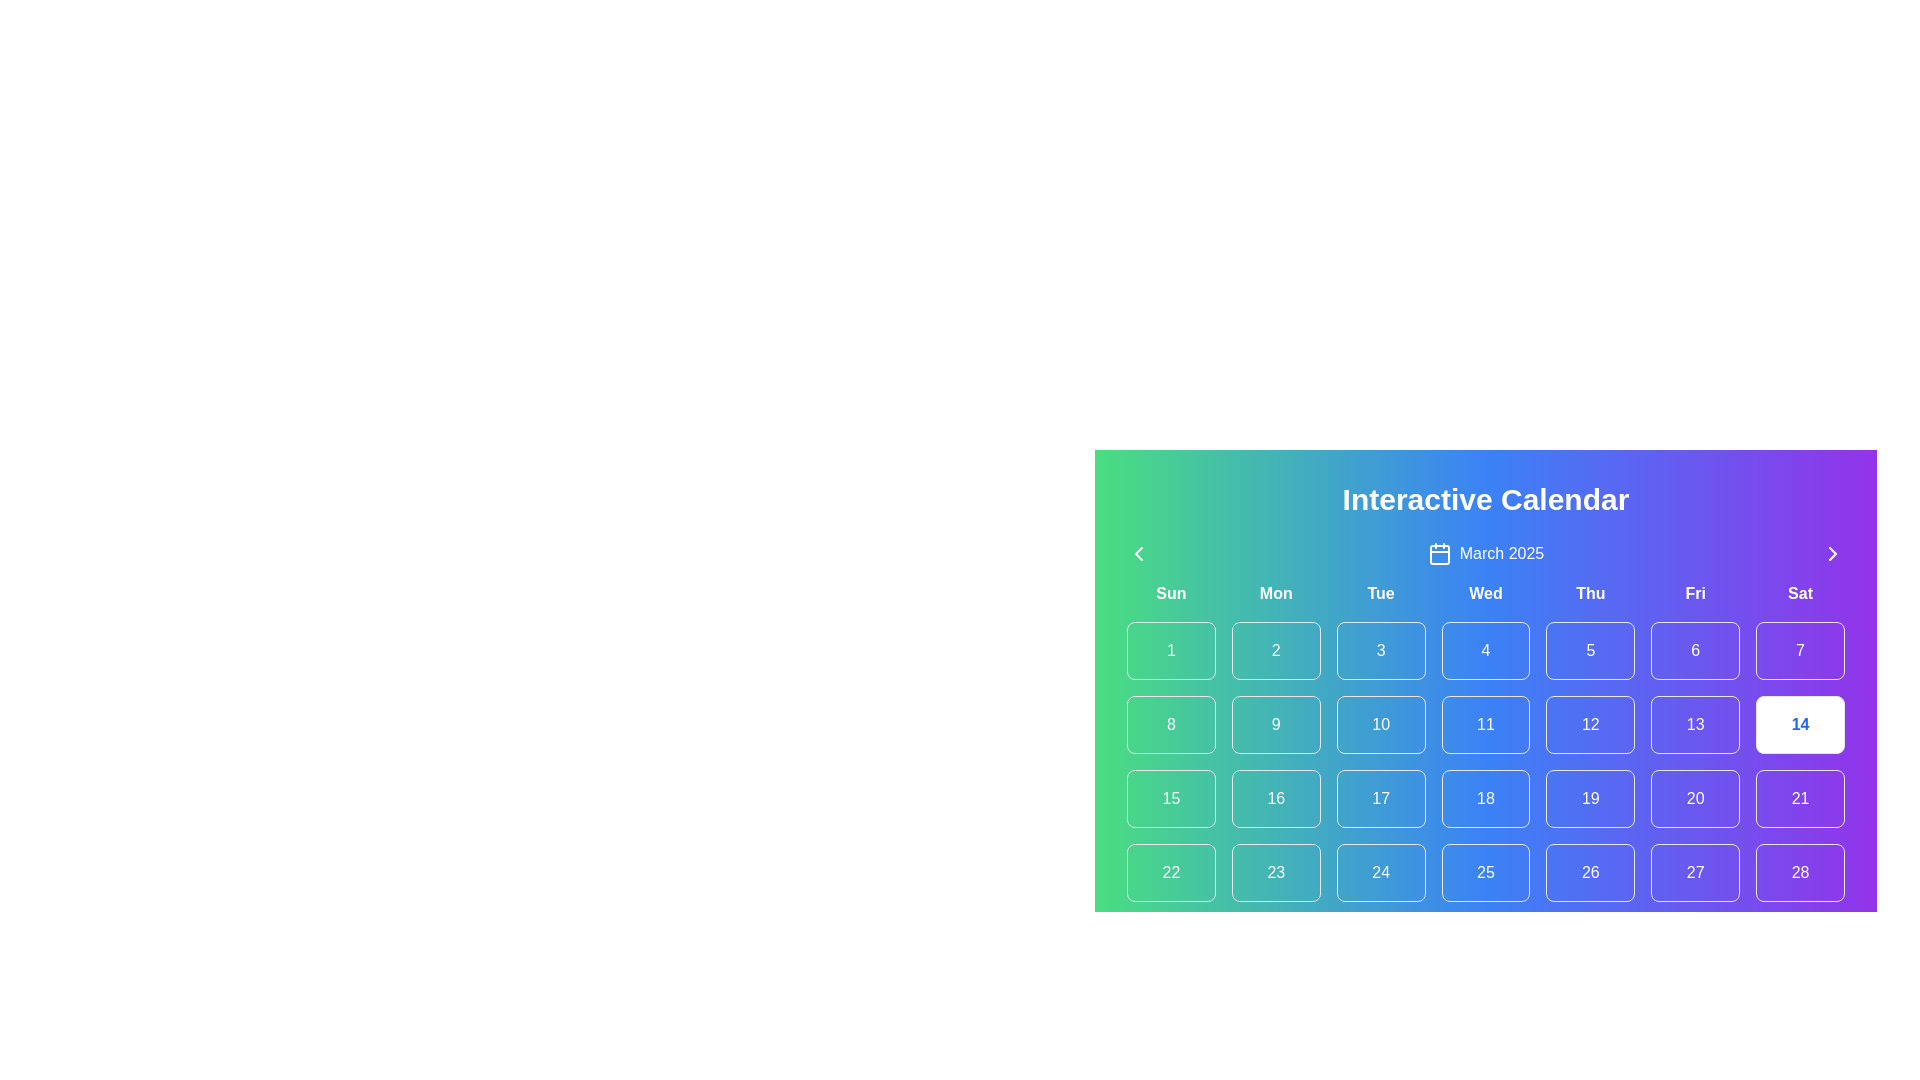  I want to click on the Calendar day button representing March 21st, located in the fifth row under the 'Sat' column of the interactive calendar interface, so click(1800, 797).